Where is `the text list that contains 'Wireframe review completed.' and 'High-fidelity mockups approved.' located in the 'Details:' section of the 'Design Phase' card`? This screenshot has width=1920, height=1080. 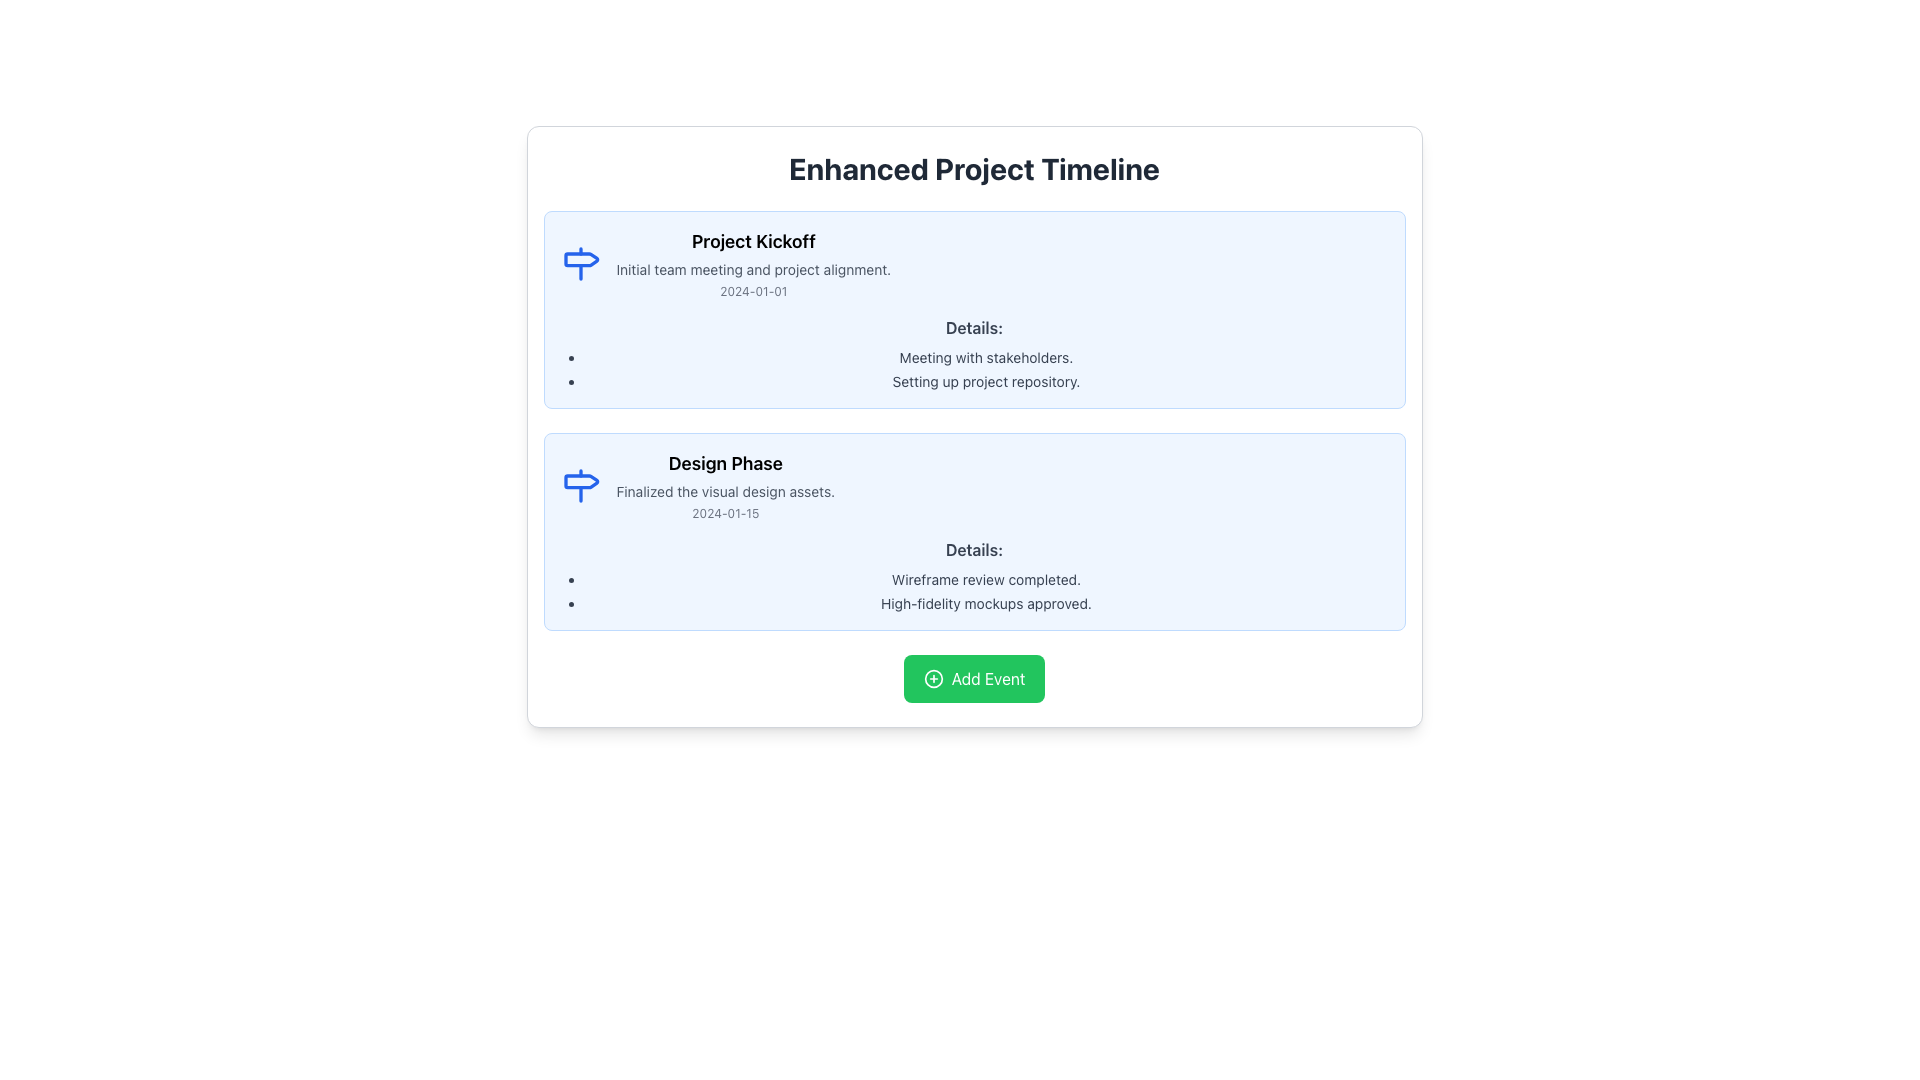
the text list that contains 'Wireframe review completed.' and 'High-fidelity mockups approved.' located in the 'Details:' section of the 'Design Phase' card is located at coordinates (974, 590).